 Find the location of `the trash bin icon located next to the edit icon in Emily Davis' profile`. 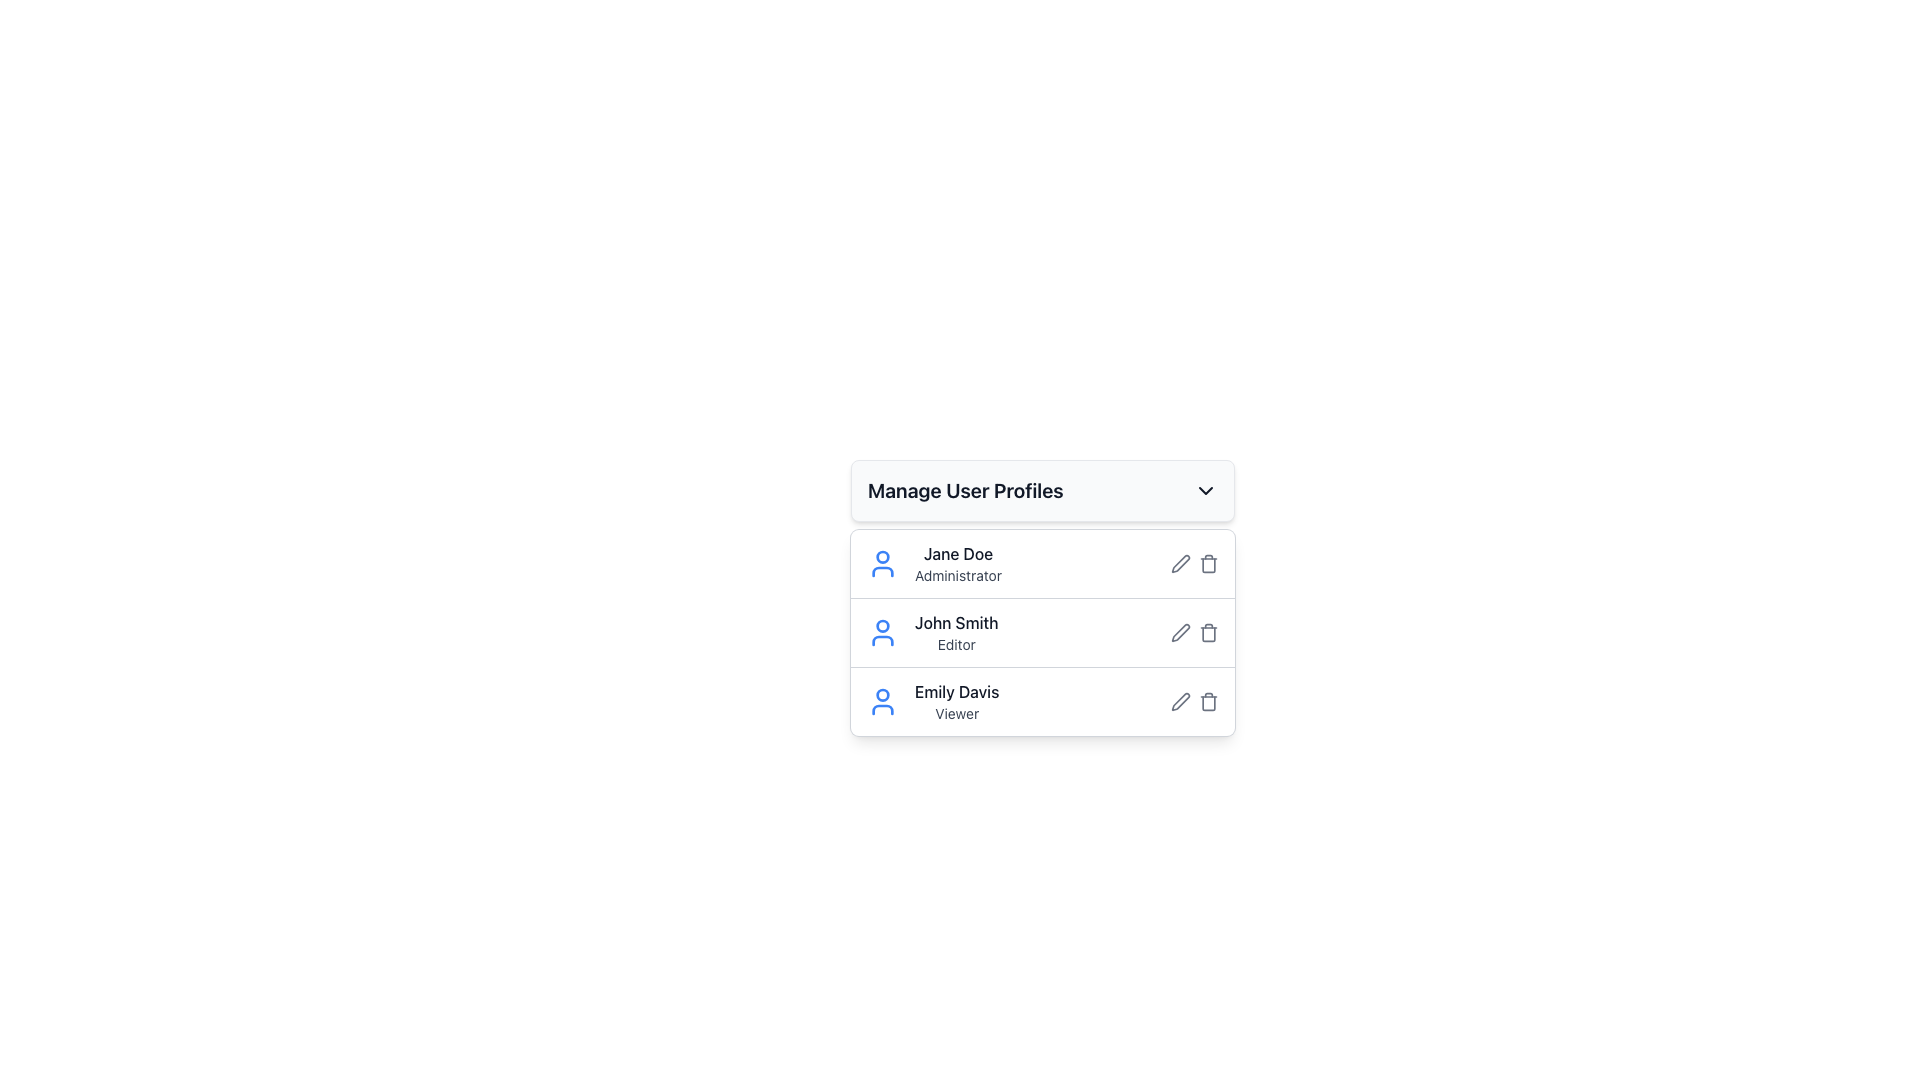

the trash bin icon located next to the edit icon in Emily Davis' profile is located at coordinates (1208, 701).